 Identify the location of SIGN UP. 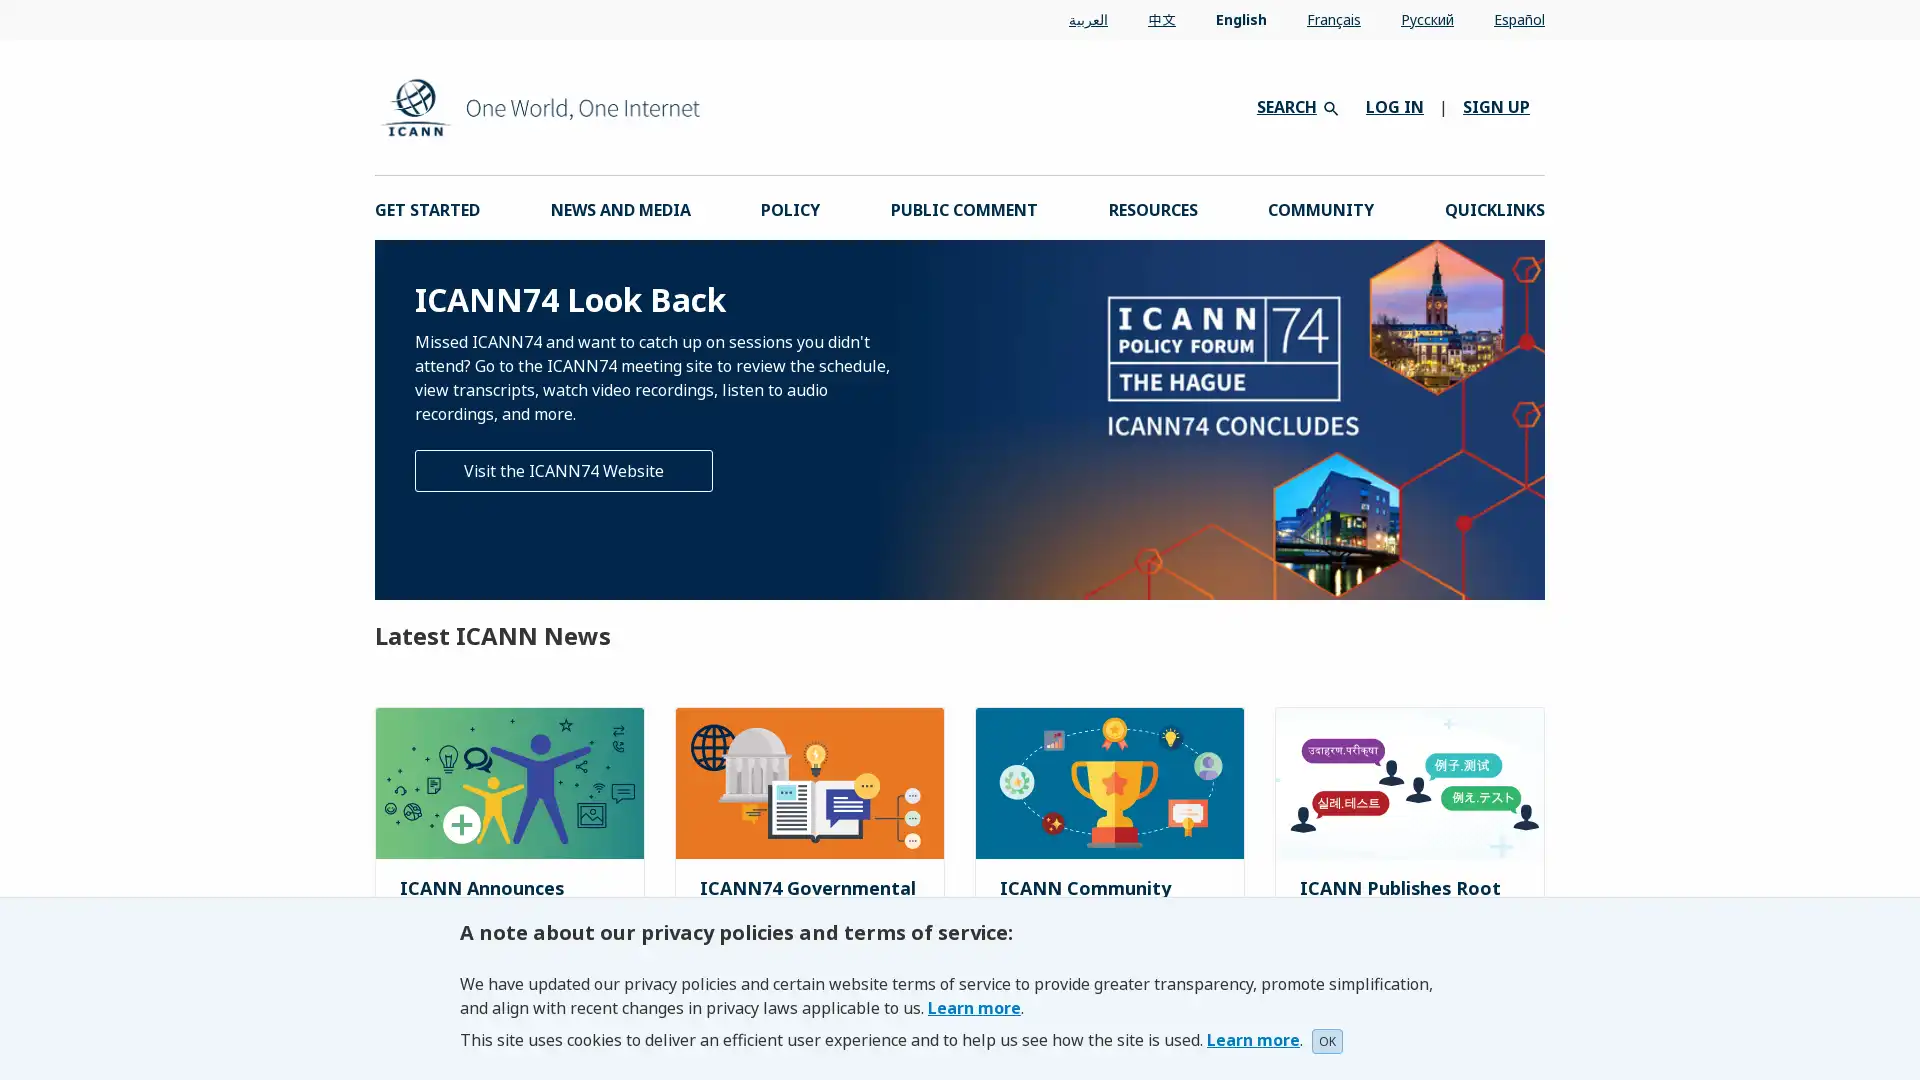
(1496, 107).